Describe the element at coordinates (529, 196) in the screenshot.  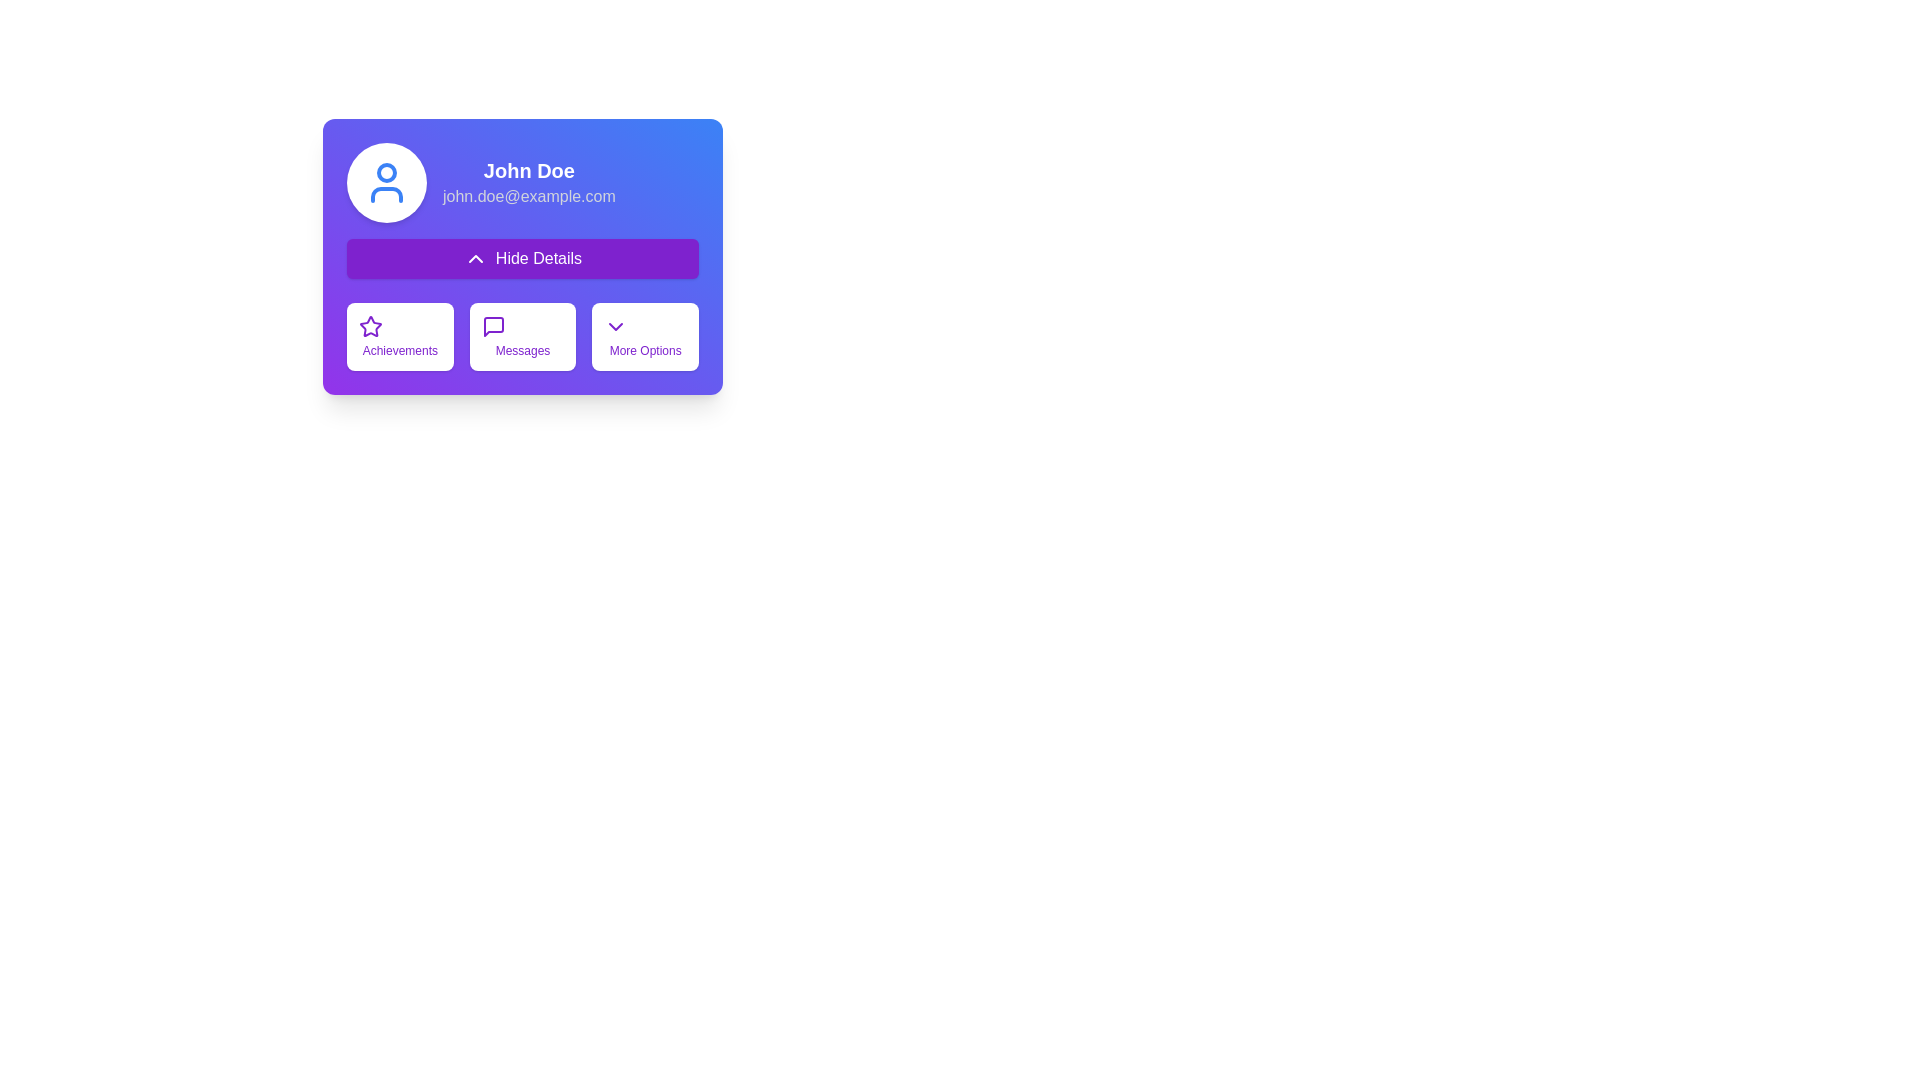
I see `the email address text label that displays the user's contact information, positioned directly beneath 'John Doe' in the user profile card` at that location.